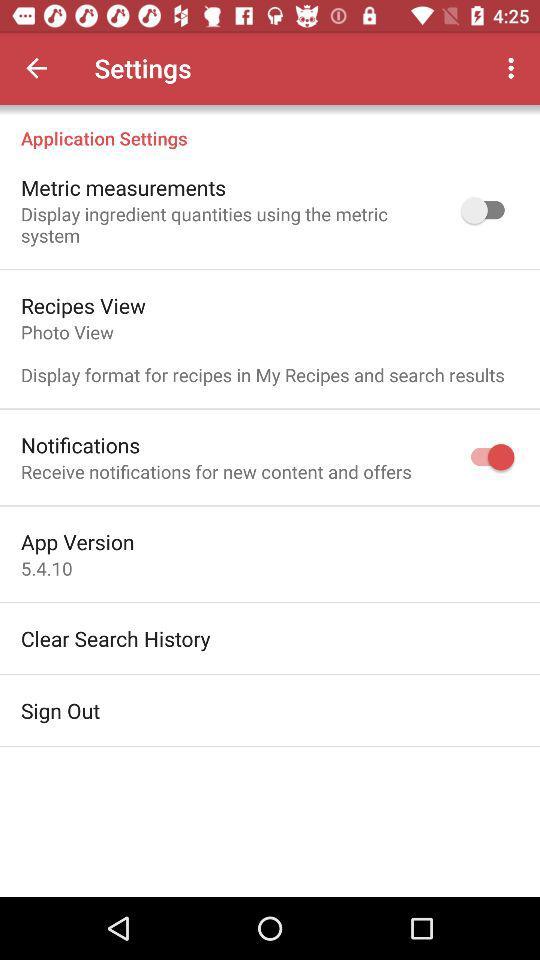  What do you see at coordinates (76, 541) in the screenshot?
I see `item above the 5.4.10 item` at bounding box center [76, 541].